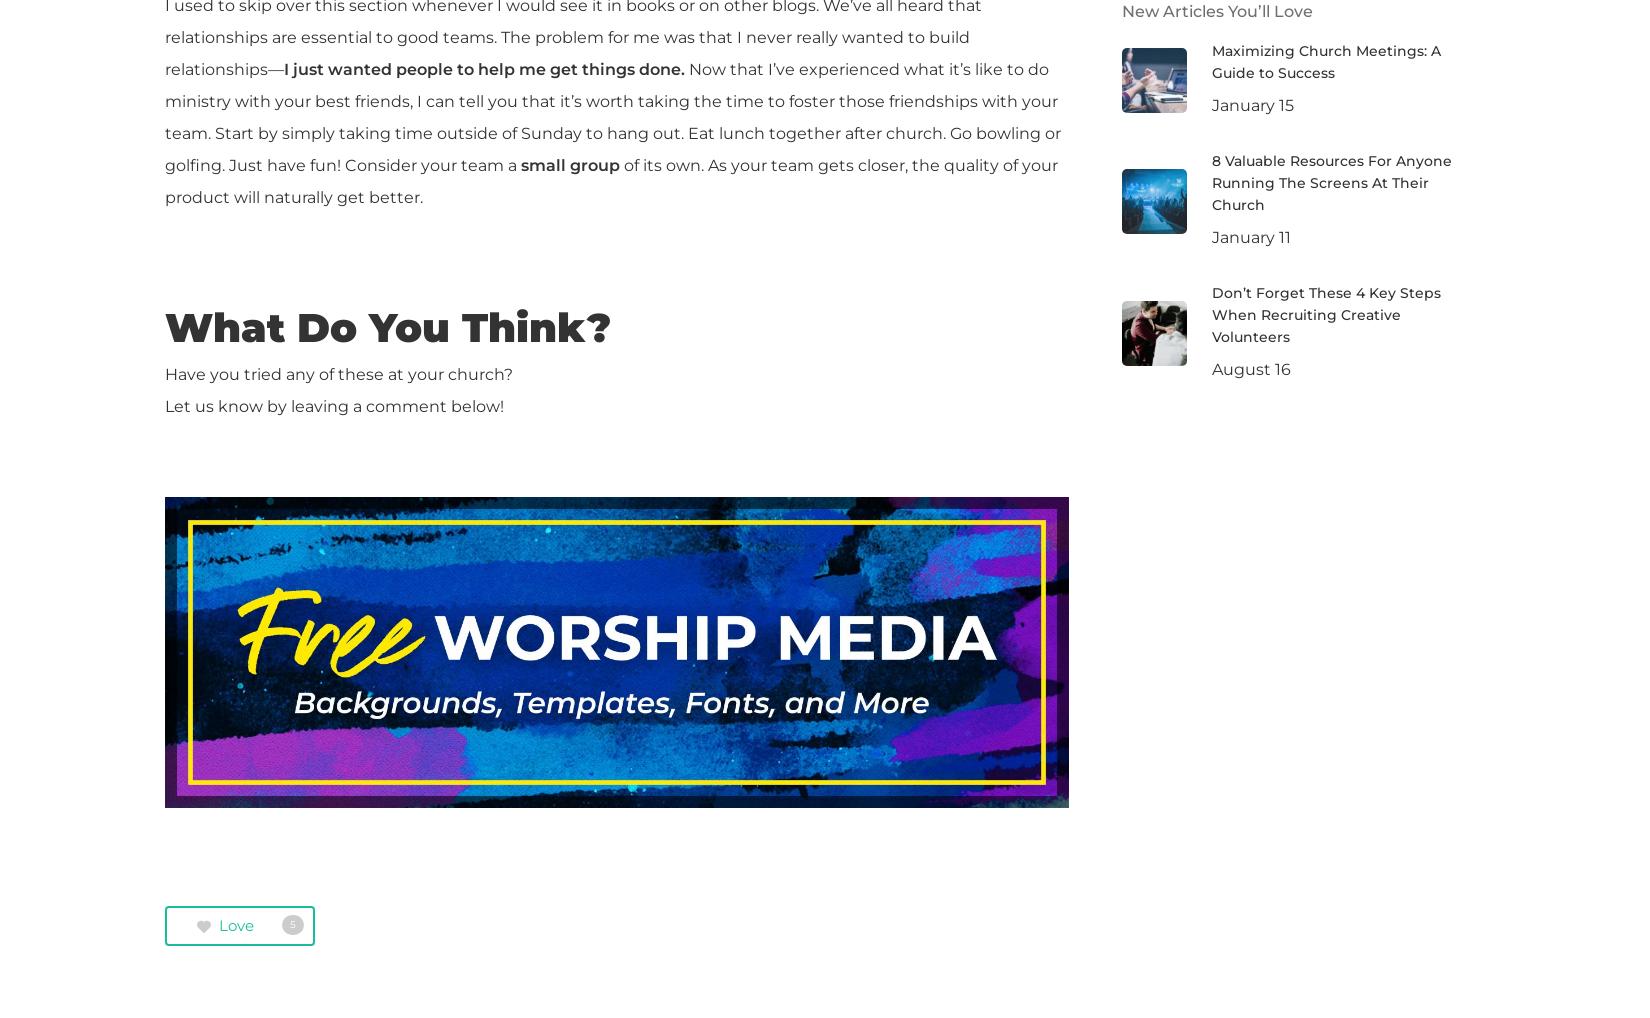  What do you see at coordinates (1121, 9) in the screenshot?
I see `'New Articles You’ll Love'` at bounding box center [1121, 9].